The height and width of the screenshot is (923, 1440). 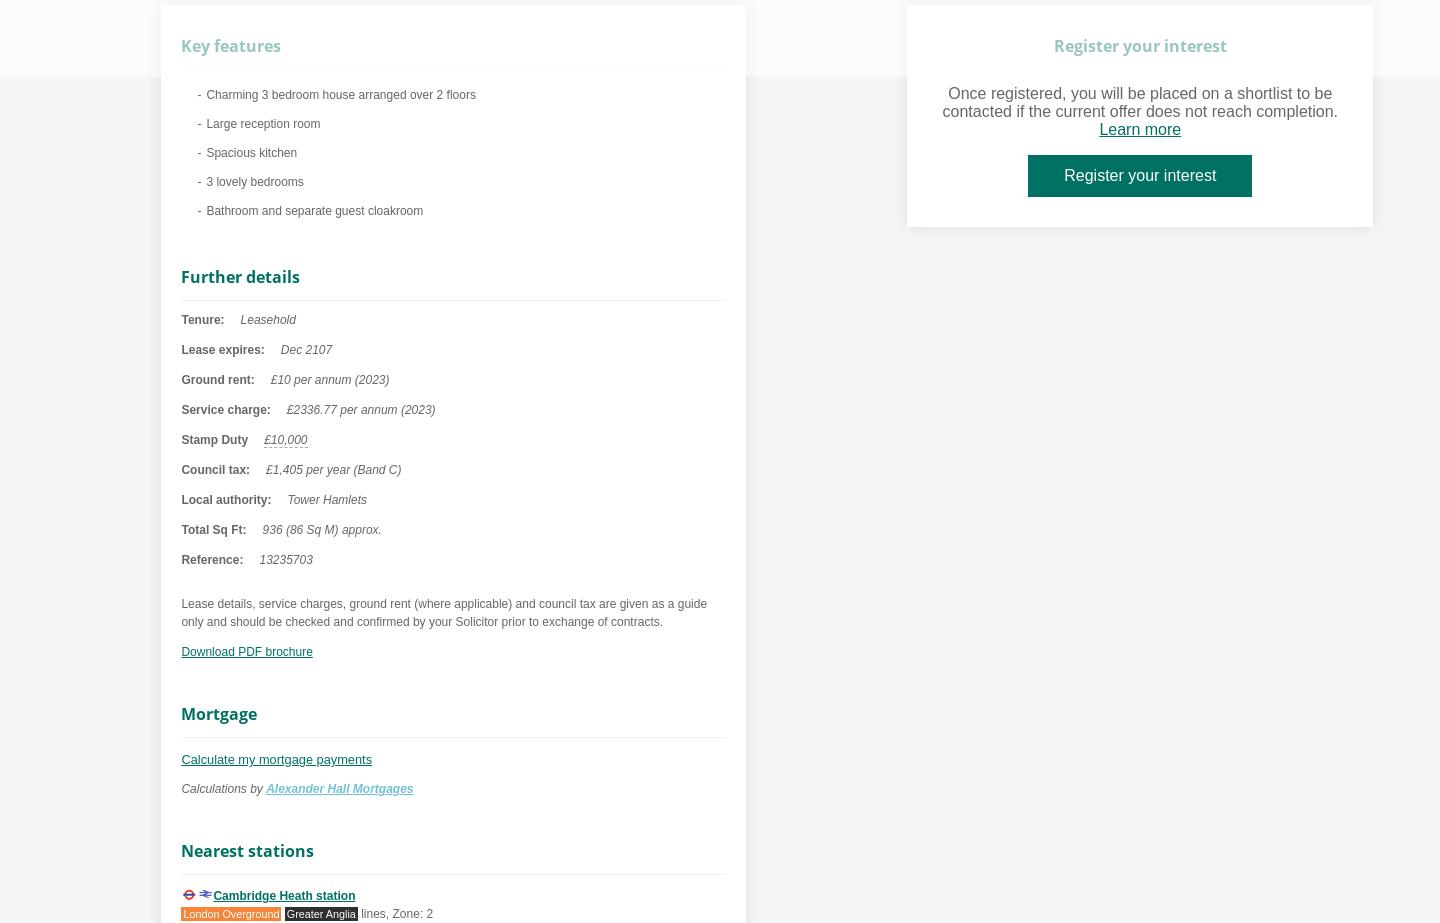 I want to click on 'Mortgage', so click(x=219, y=713).